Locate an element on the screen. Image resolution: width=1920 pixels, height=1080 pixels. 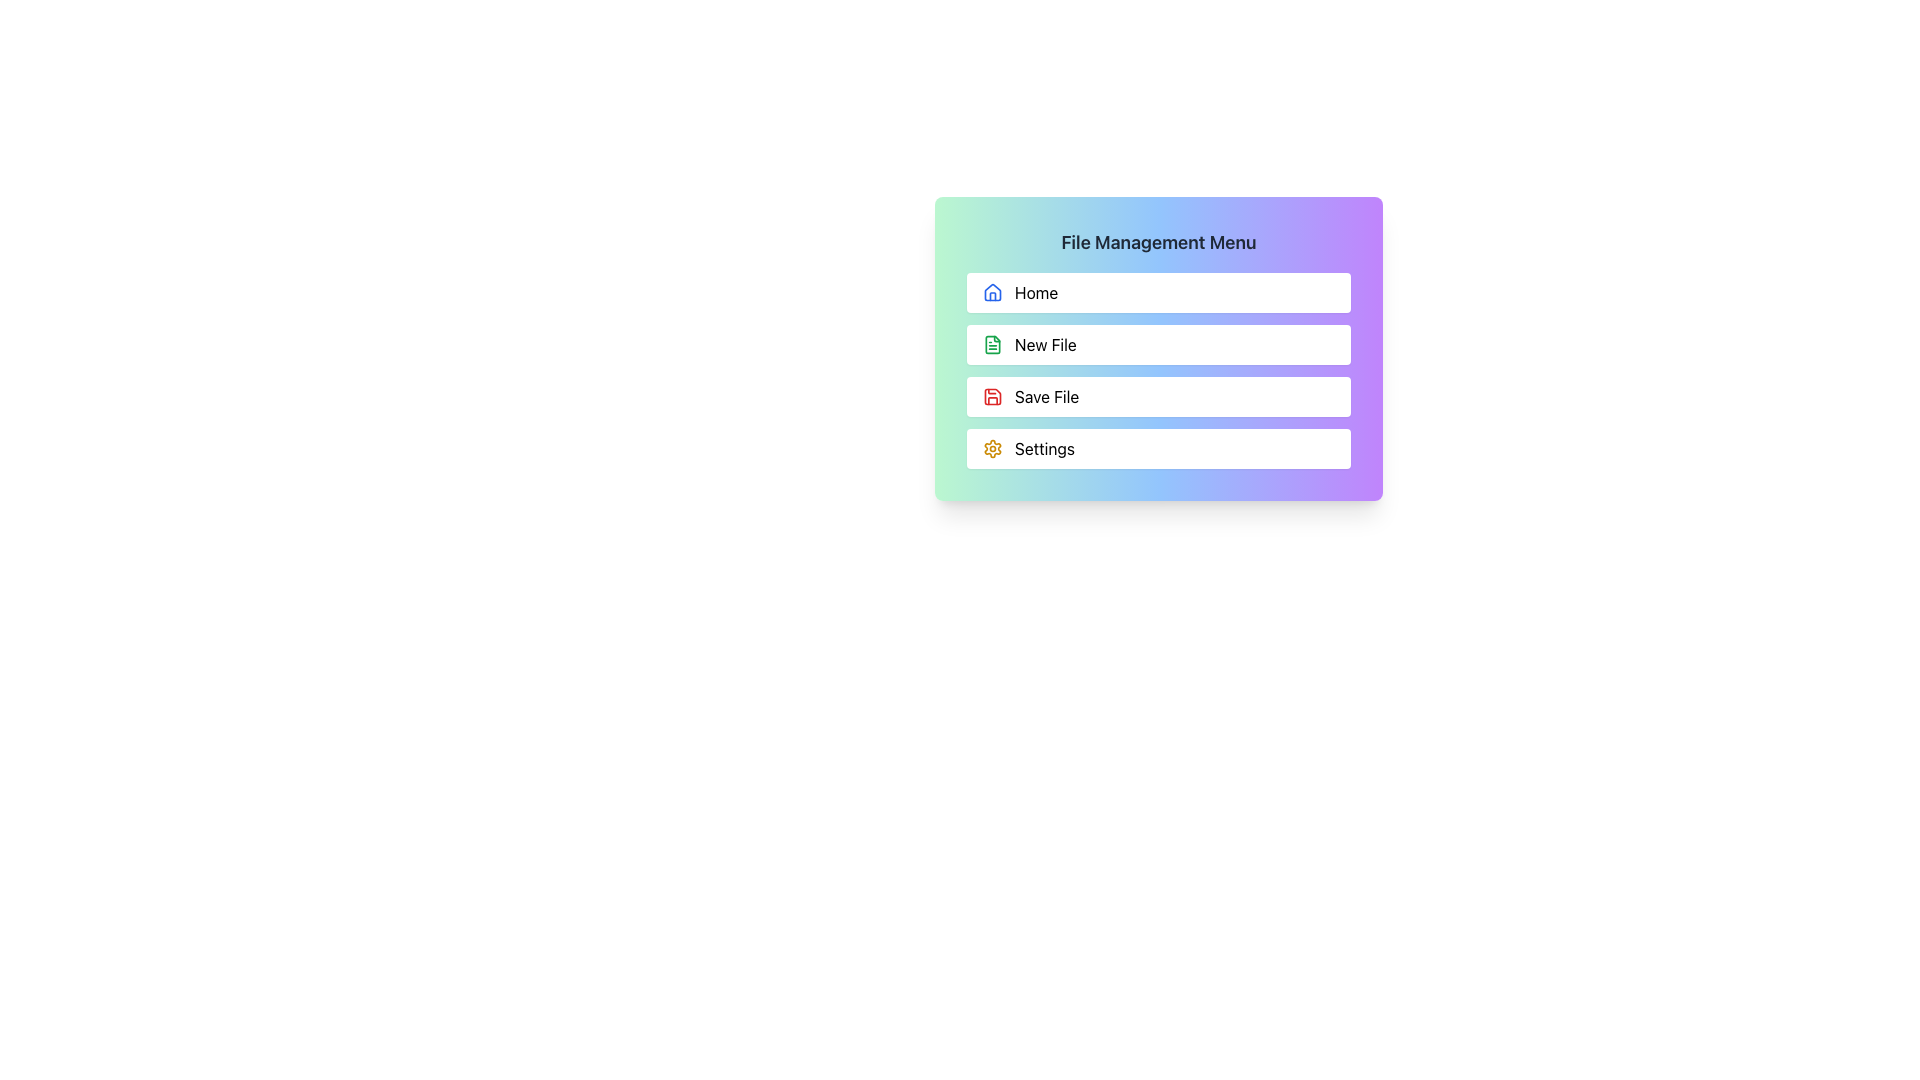
the graphical house icon with a blue outline located in the top-left corner of the menu panel next to the 'Home' label is located at coordinates (993, 292).